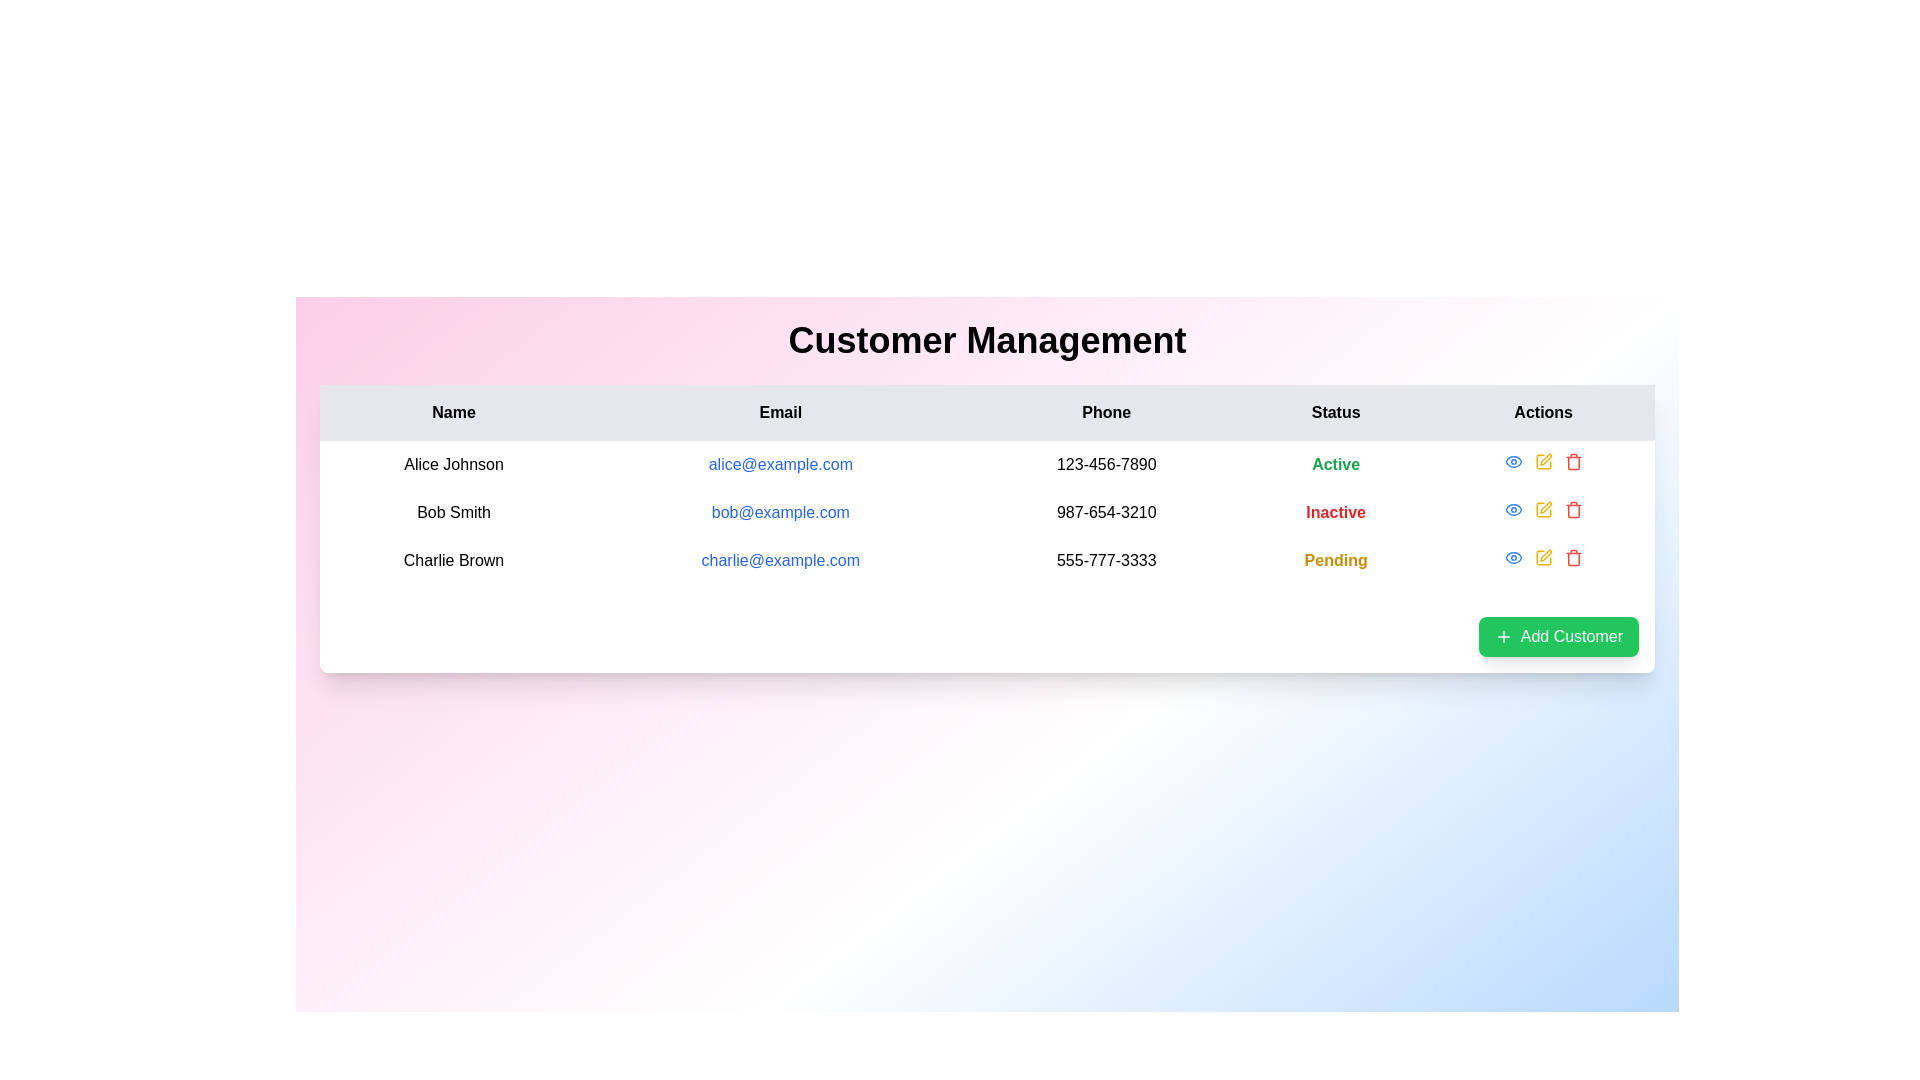  I want to click on the square part of the pen and square icon located in the 'Actions' column beside the 'Bob Smith' entry, so click(1542, 462).